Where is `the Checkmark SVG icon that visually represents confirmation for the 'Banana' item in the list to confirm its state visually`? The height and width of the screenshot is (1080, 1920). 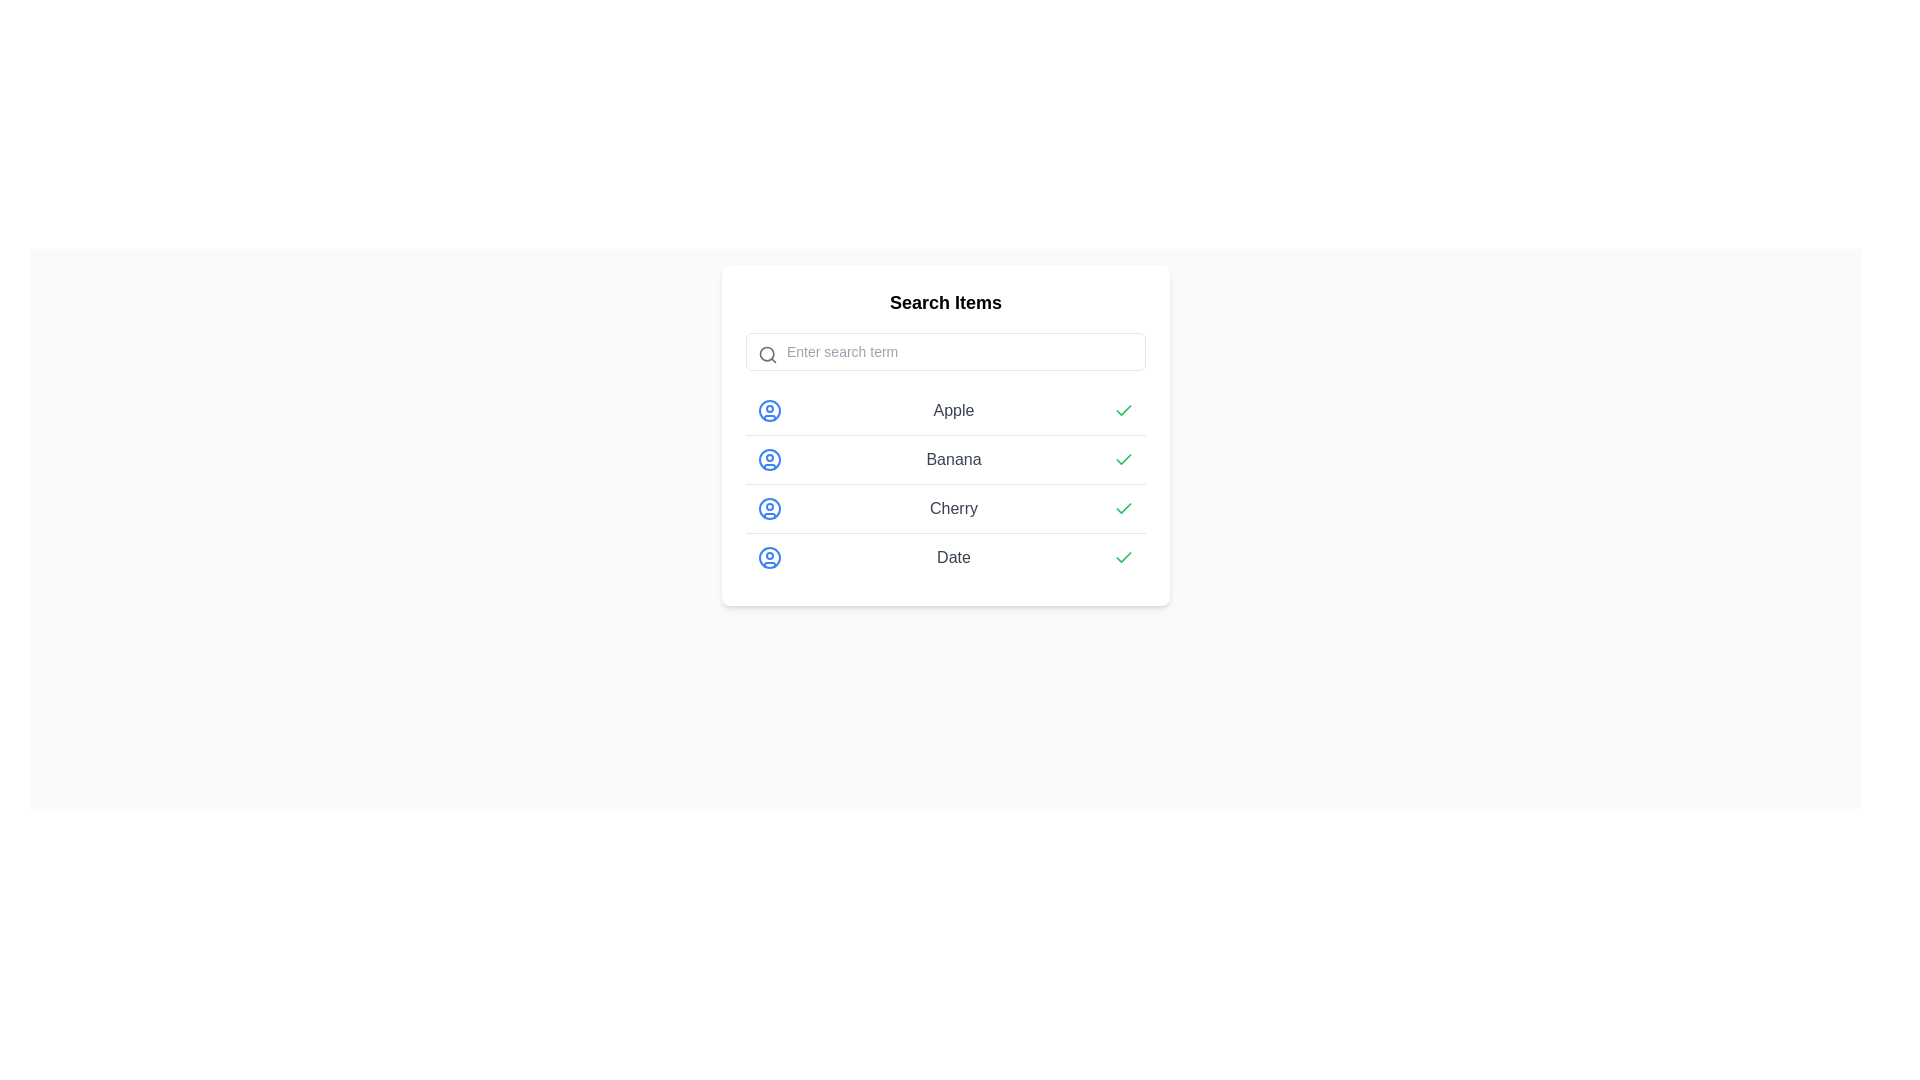
the Checkmark SVG icon that visually represents confirmation for the 'Banana' item in the list to confirm its state visually is located at coordinates (1123, 459).